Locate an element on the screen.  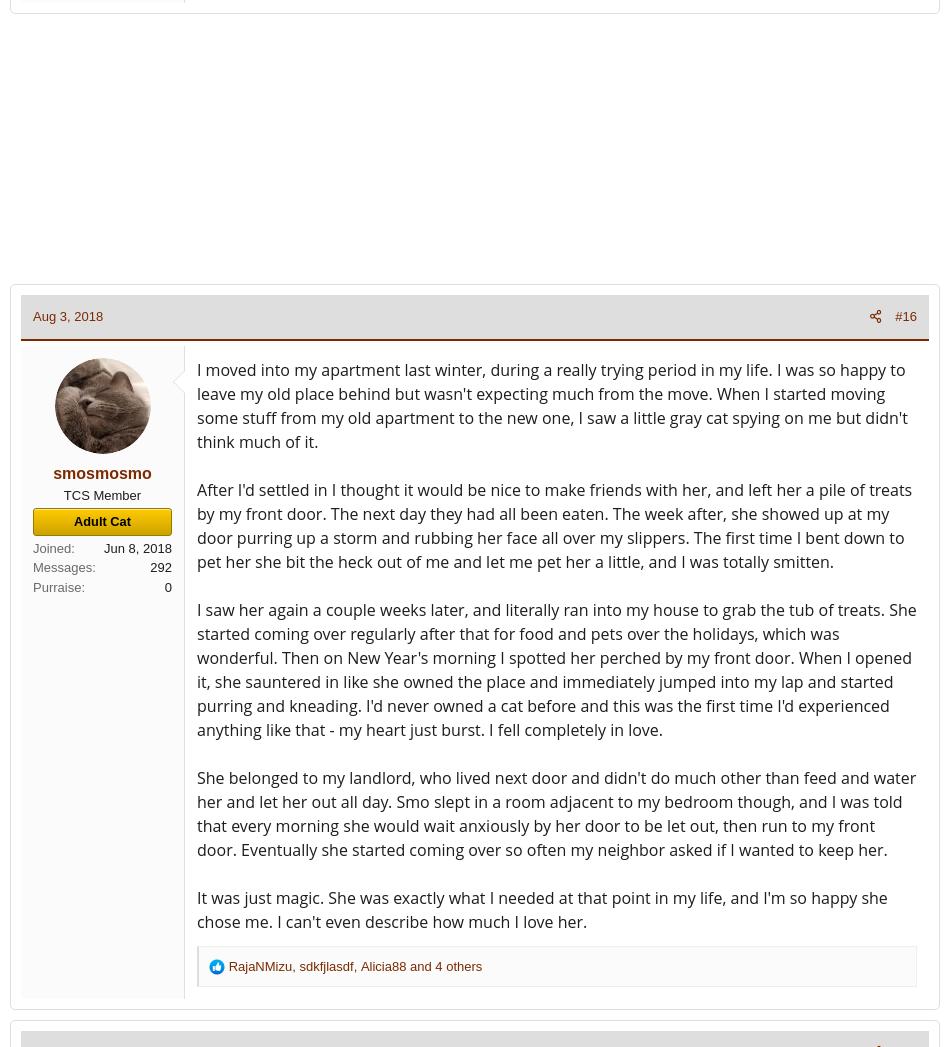
'TCS Member' is located at coordinates (102, 493).